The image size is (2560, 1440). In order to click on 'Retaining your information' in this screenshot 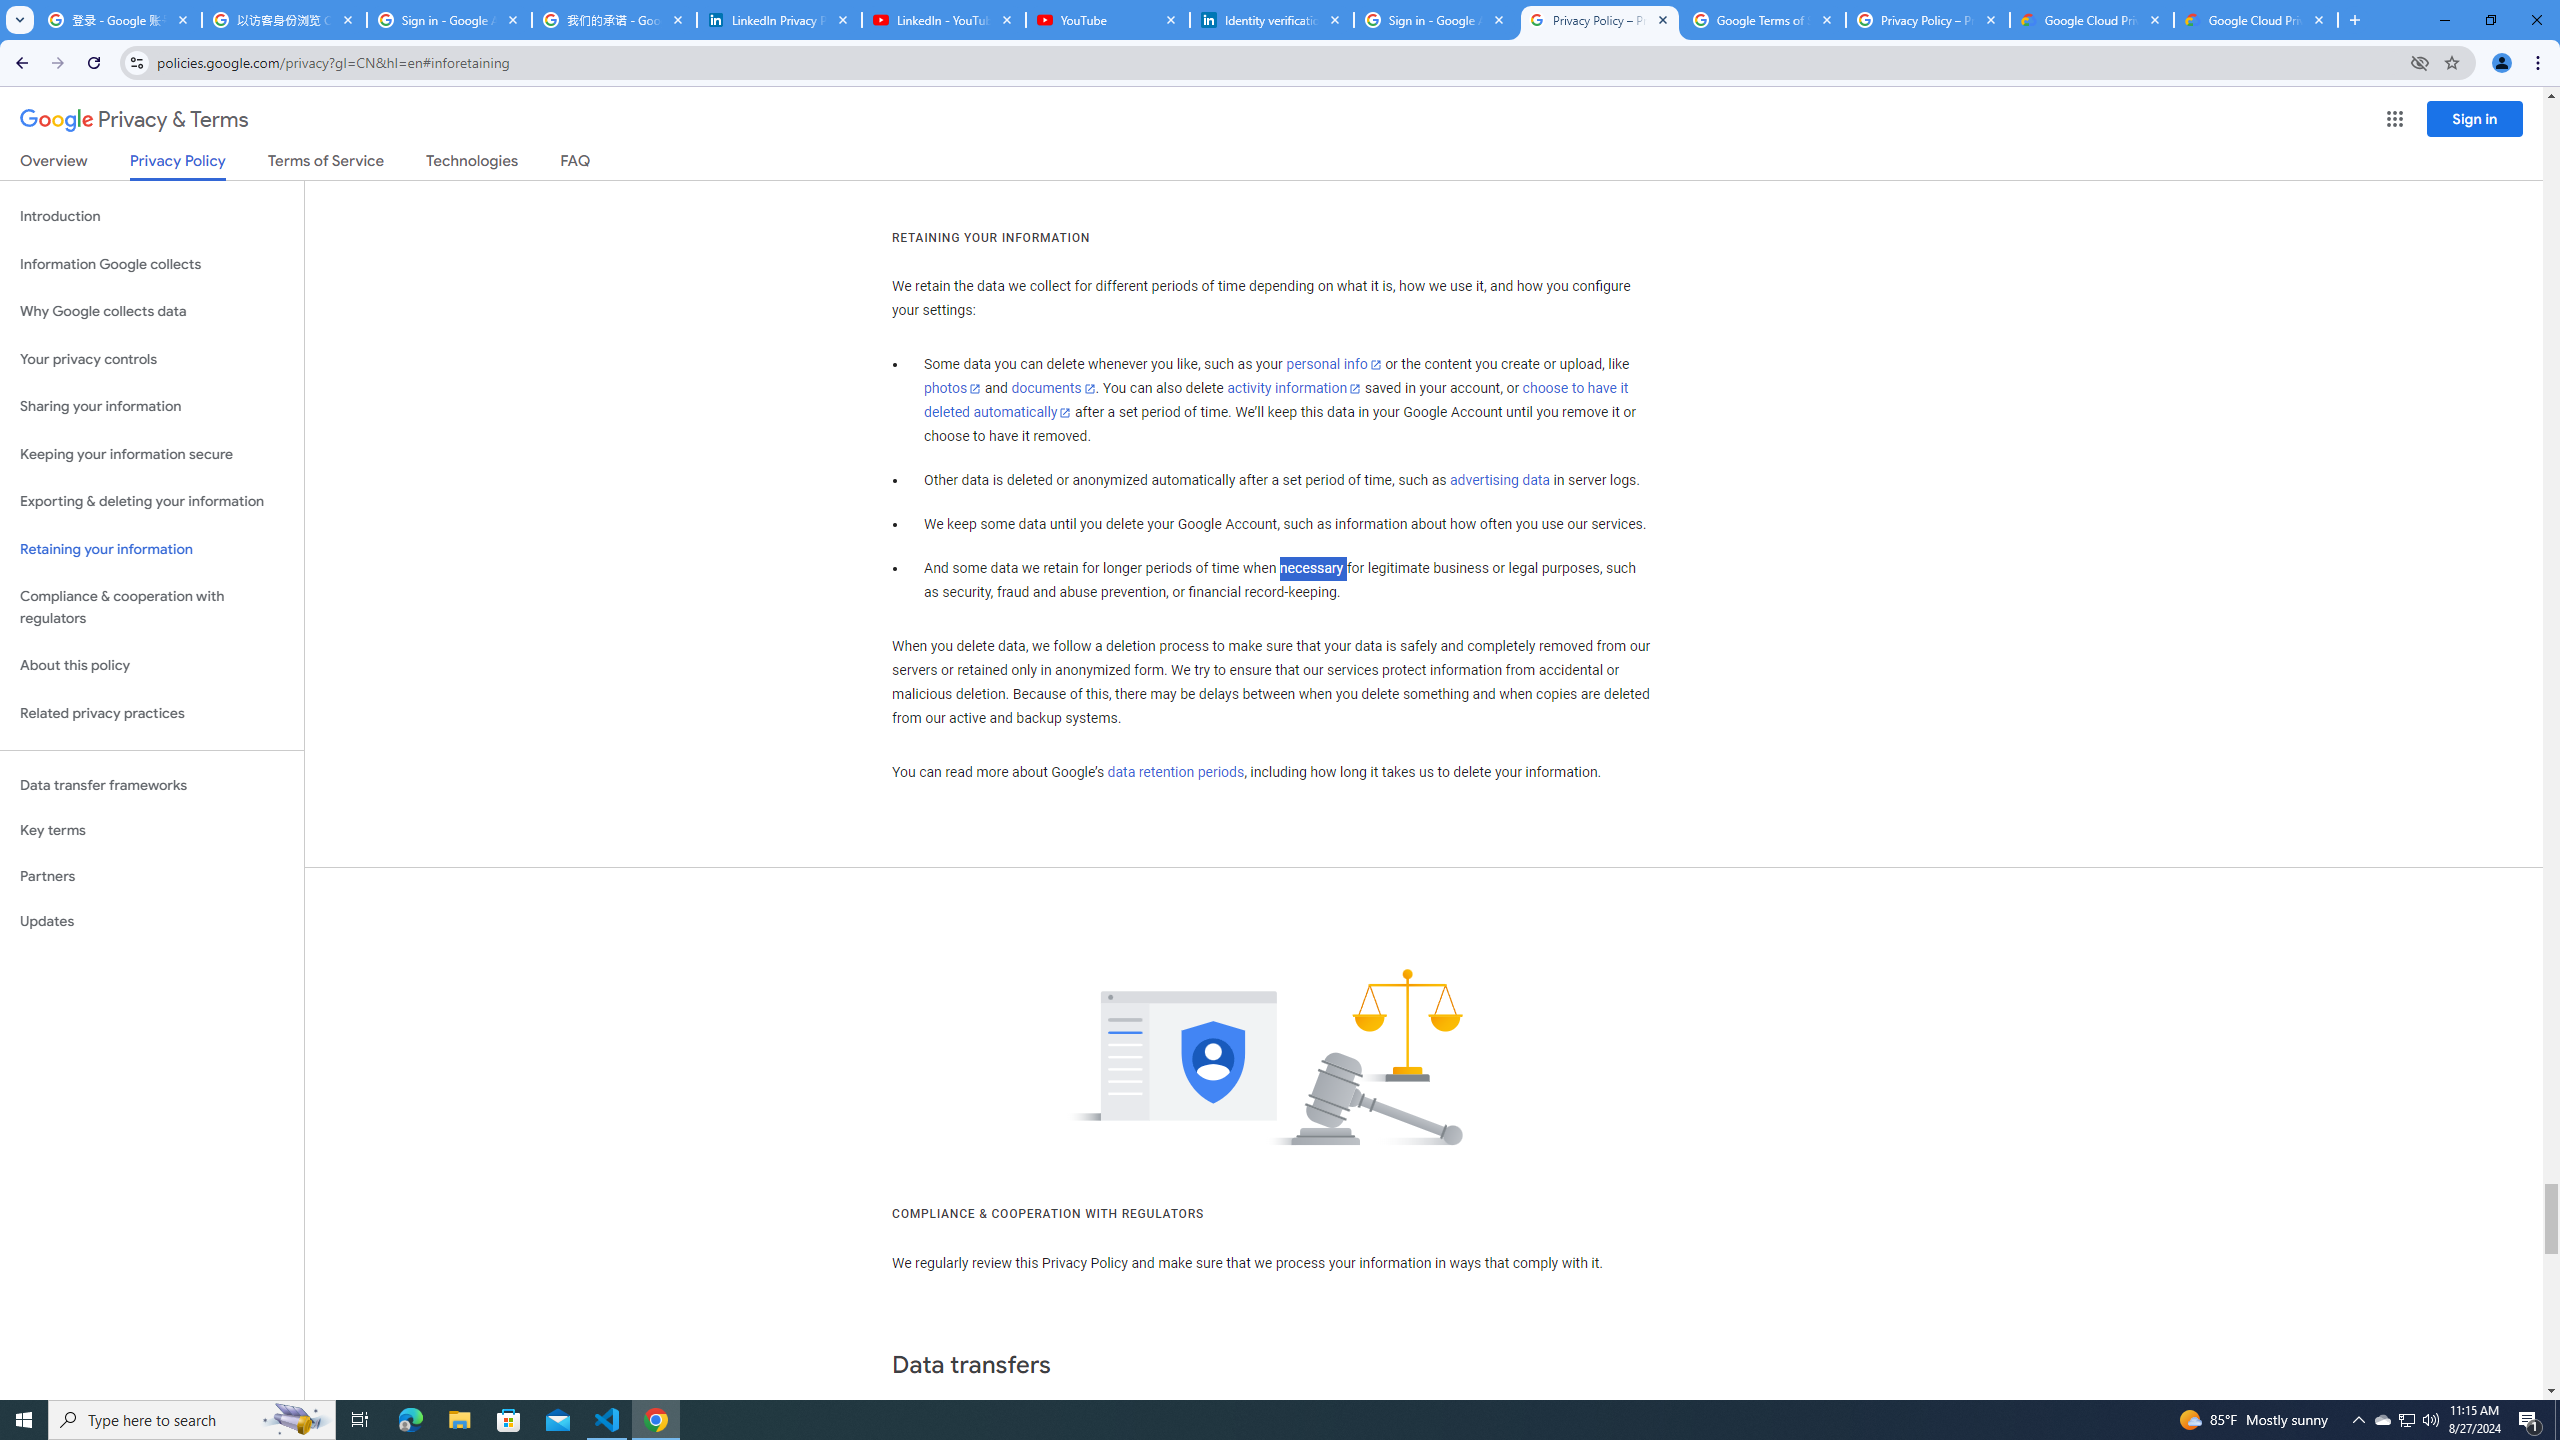, I will do `click(151, 549)`.